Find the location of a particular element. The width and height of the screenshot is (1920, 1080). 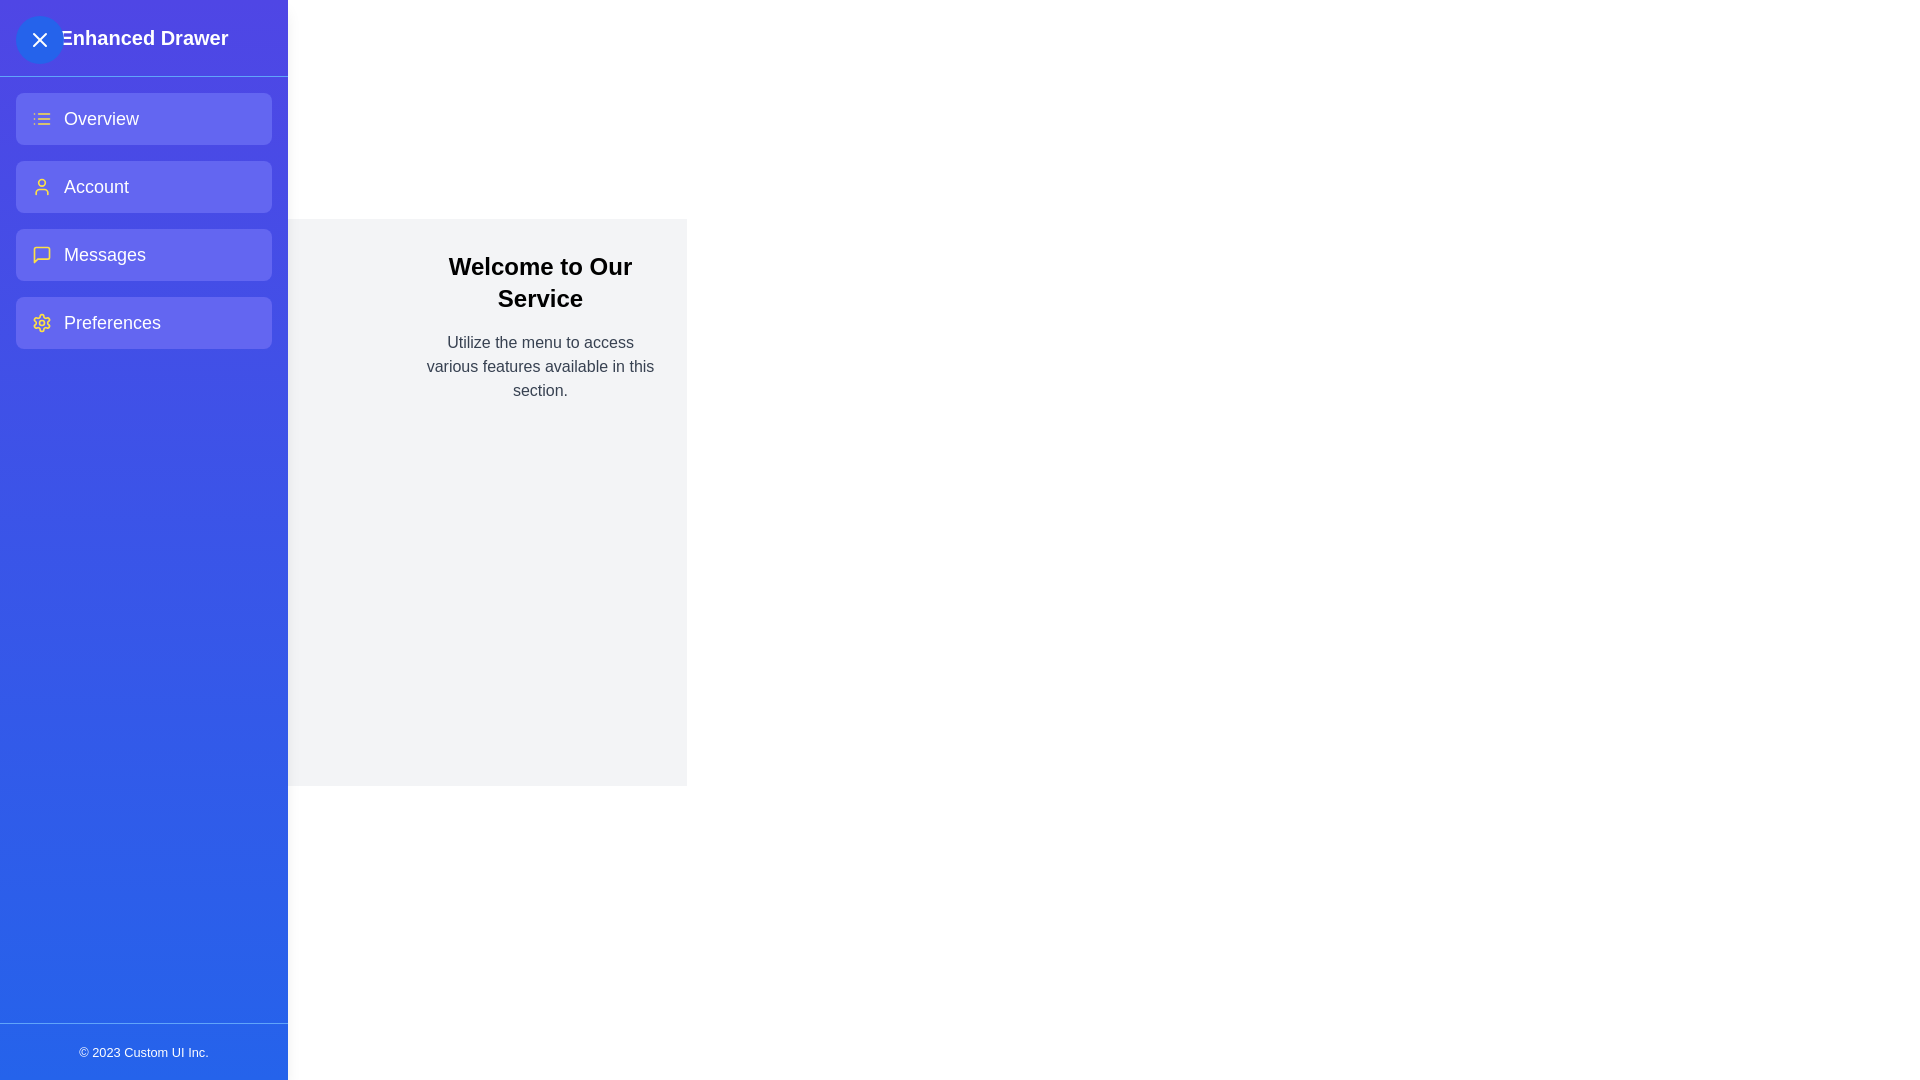

the yellow menu icon represented by three horizontal lines, located on the purple button labeled 'Overview' in the left sidebar is located at coordinates (42, 119).